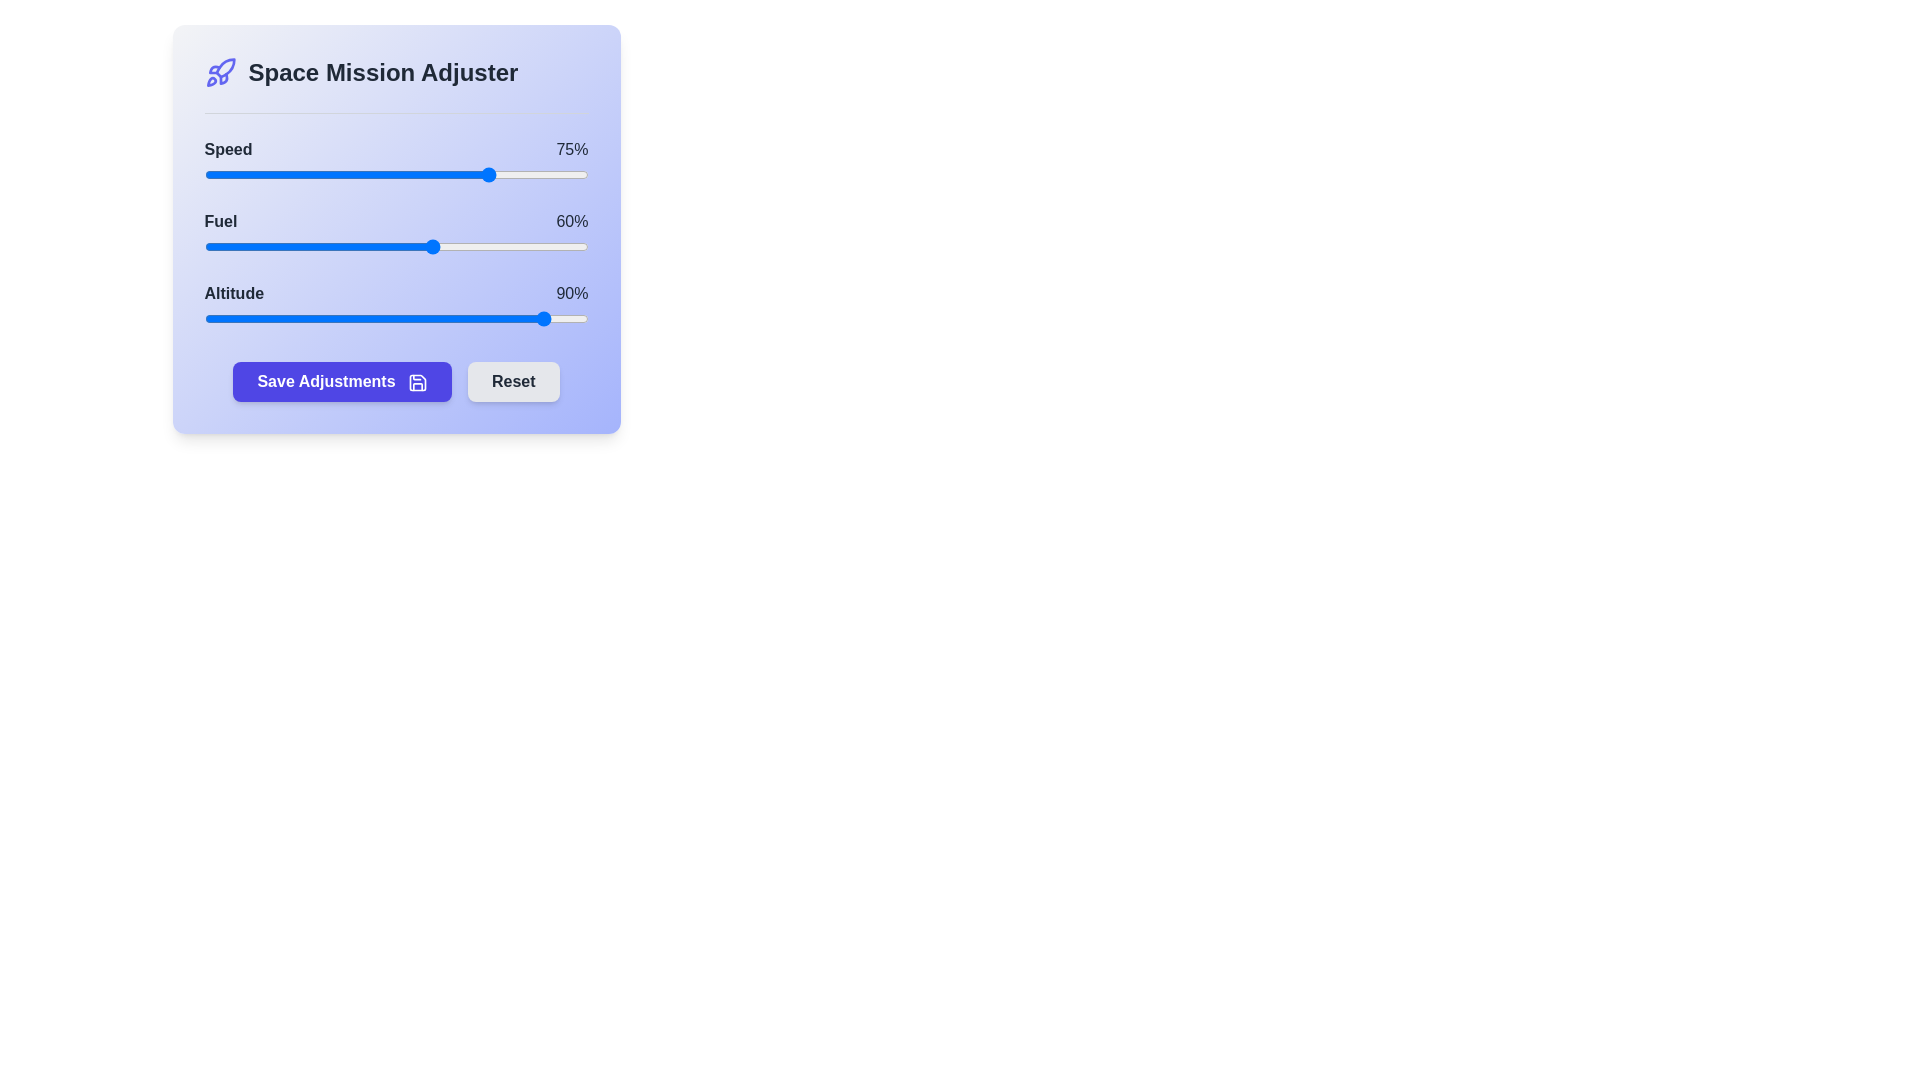 This screenshot has height=1080, width=1920. I want to click on the 1 slider to 42%, so click(365, 245).